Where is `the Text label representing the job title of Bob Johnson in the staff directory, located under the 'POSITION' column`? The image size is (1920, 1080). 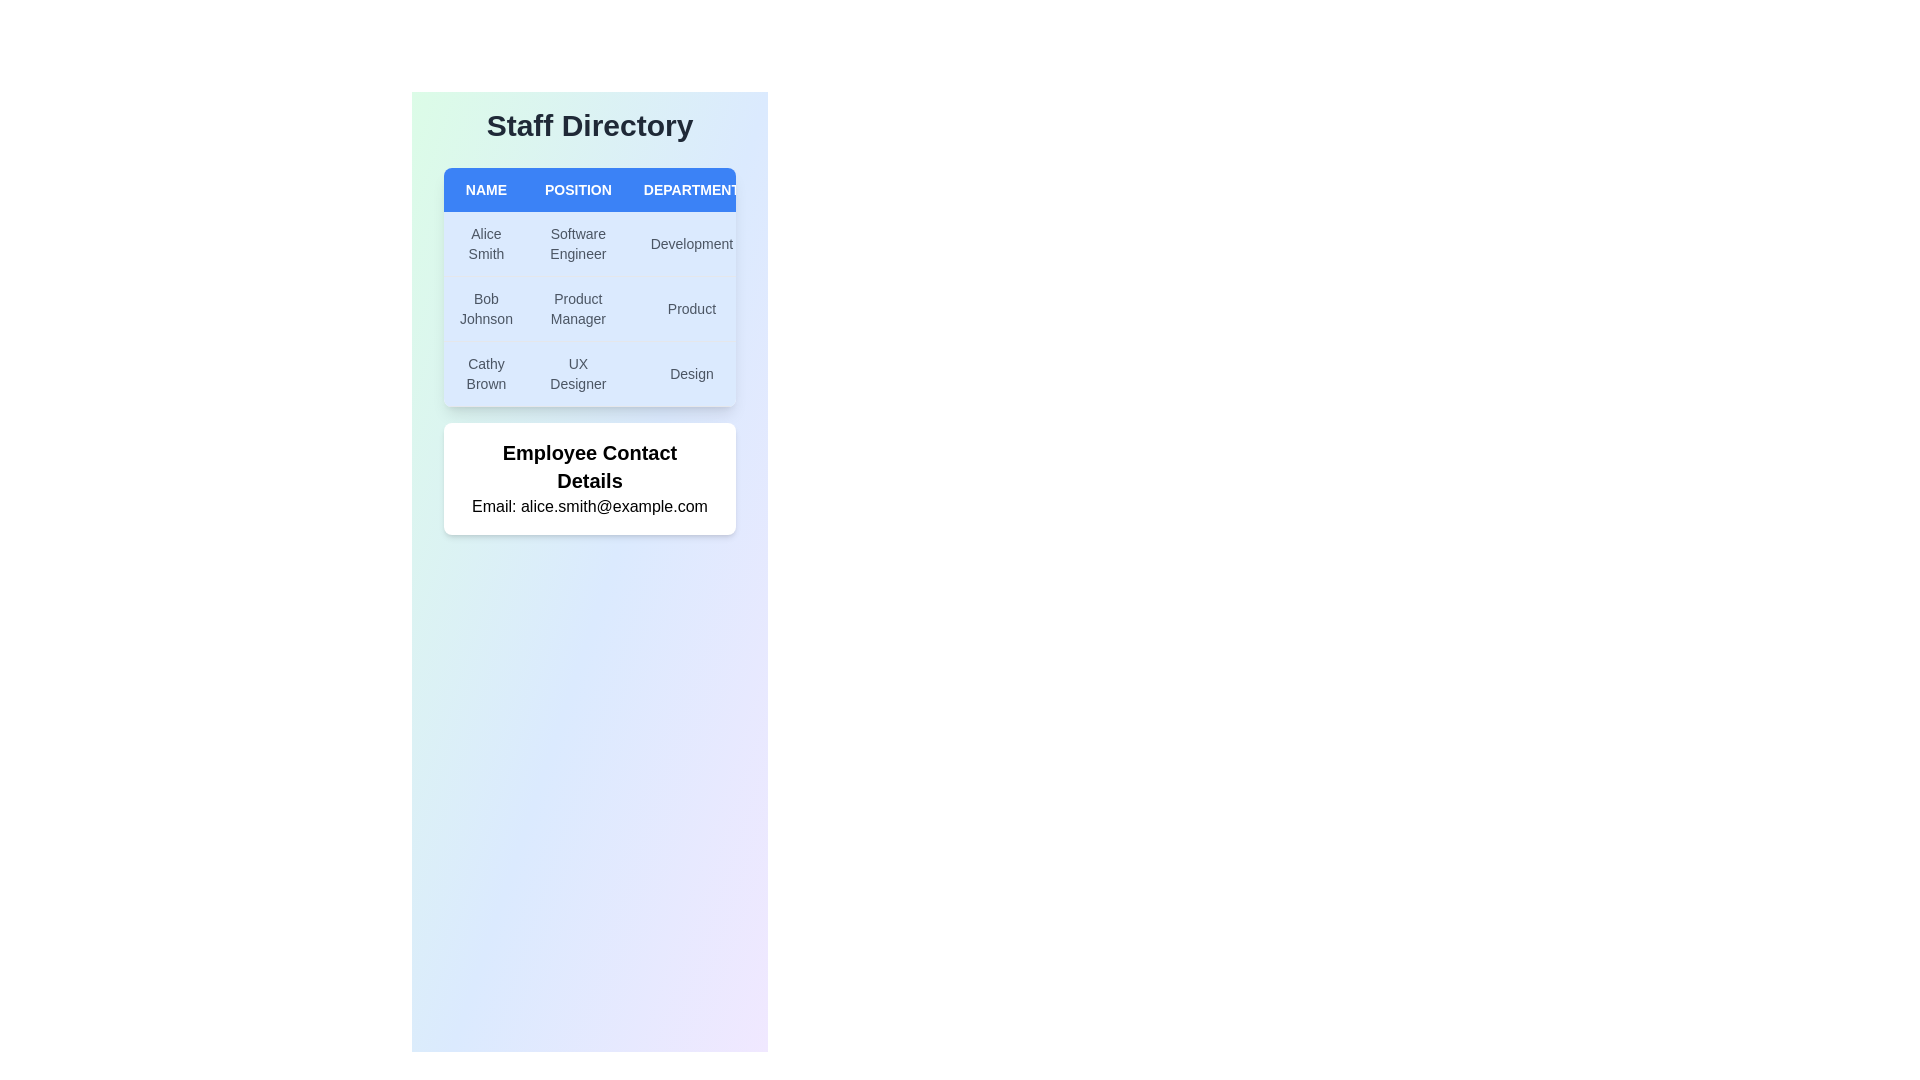
the Text label representing the job title of Bob Johnson in the staff directory, located under the 'POSITION' column is located at coordinates (577, 308).